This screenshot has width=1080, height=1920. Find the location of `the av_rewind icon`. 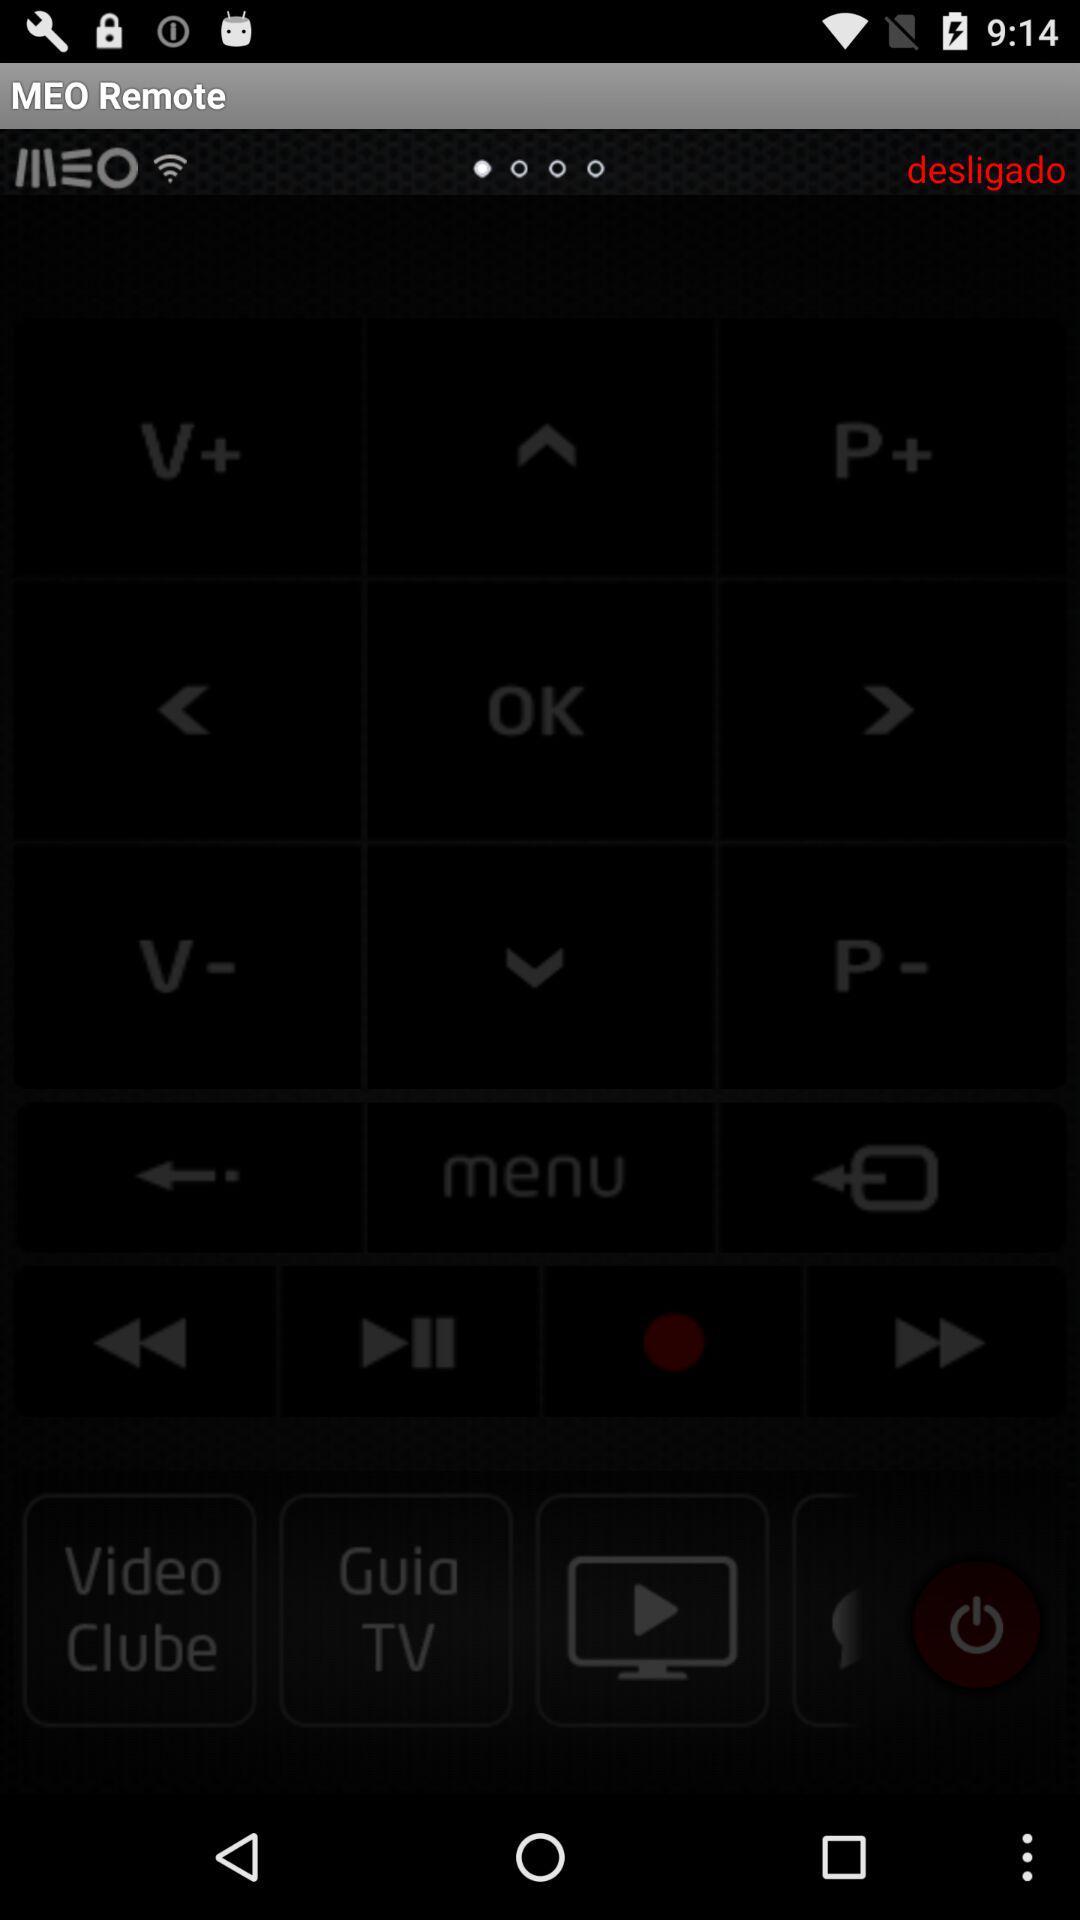

the av_rewind icon is located at coordinates (144, 1434).